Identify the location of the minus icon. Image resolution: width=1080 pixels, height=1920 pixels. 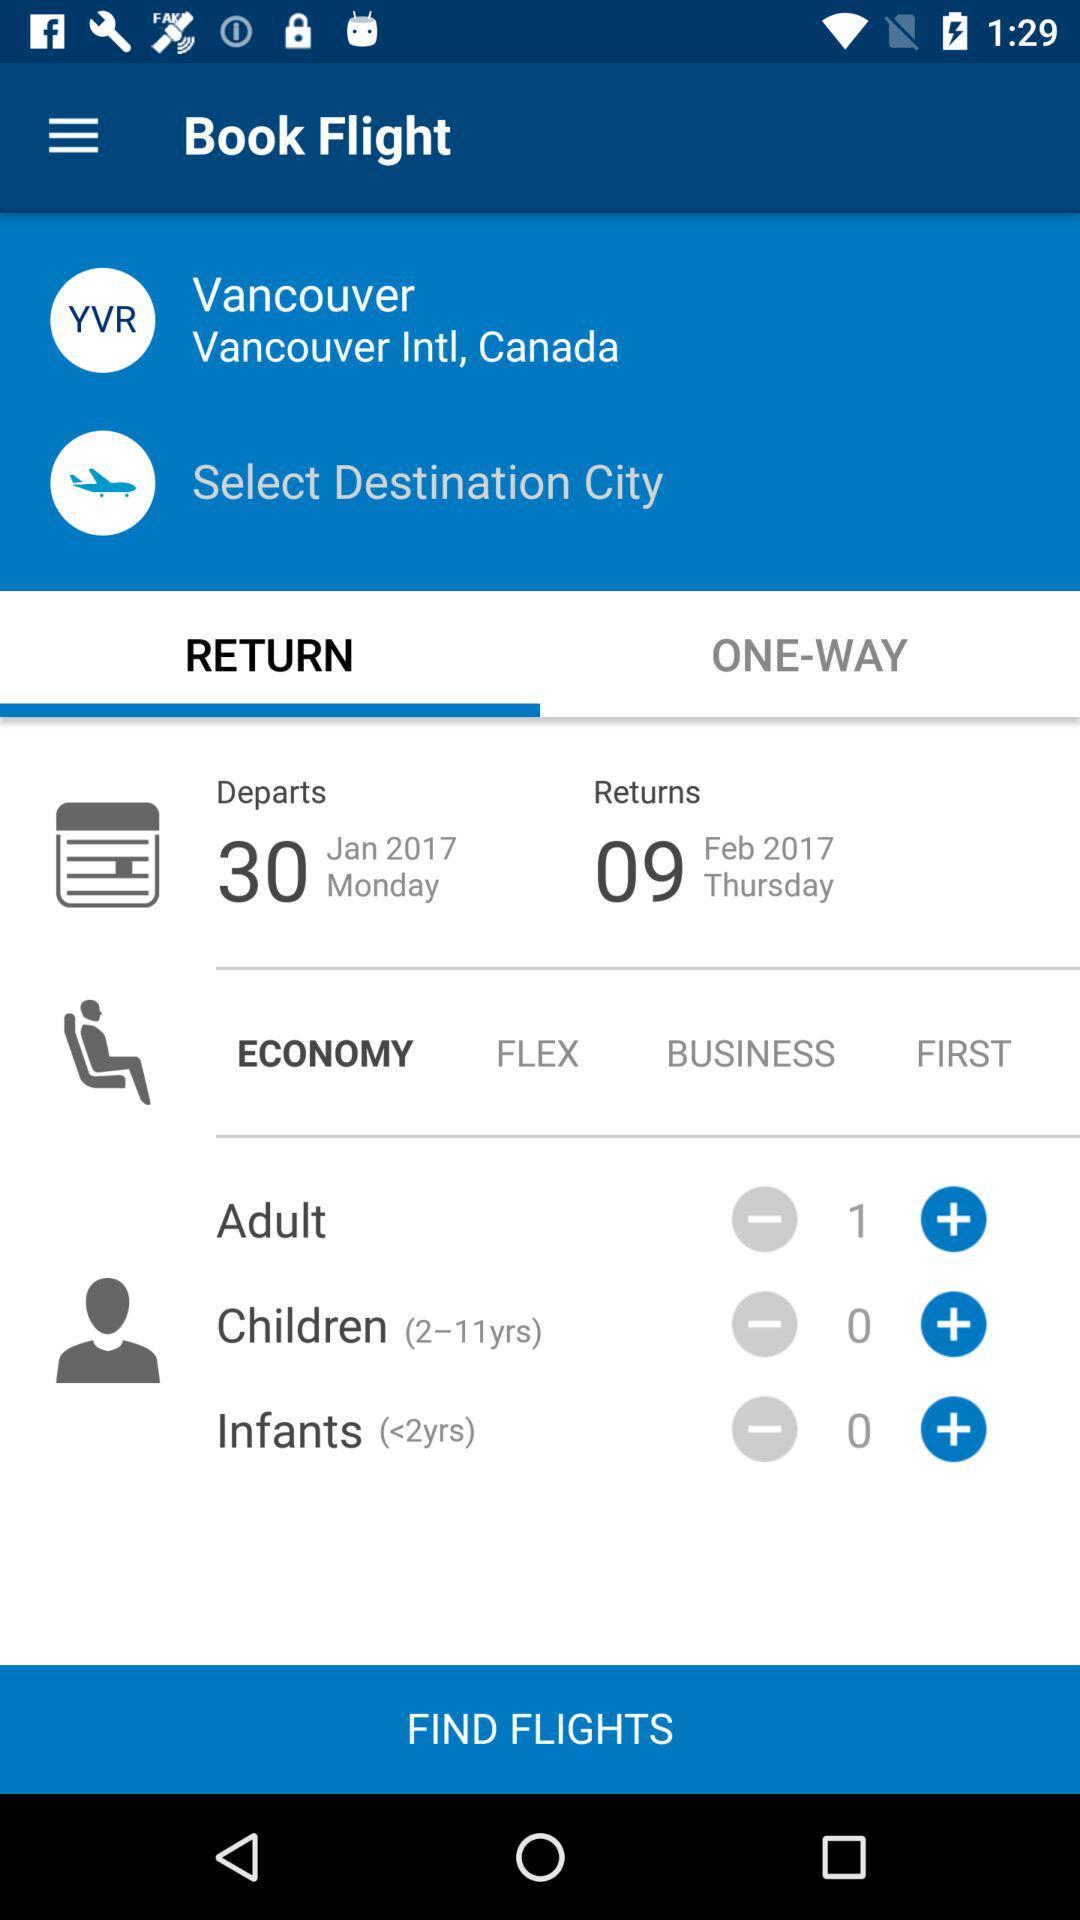
(764, 1324).